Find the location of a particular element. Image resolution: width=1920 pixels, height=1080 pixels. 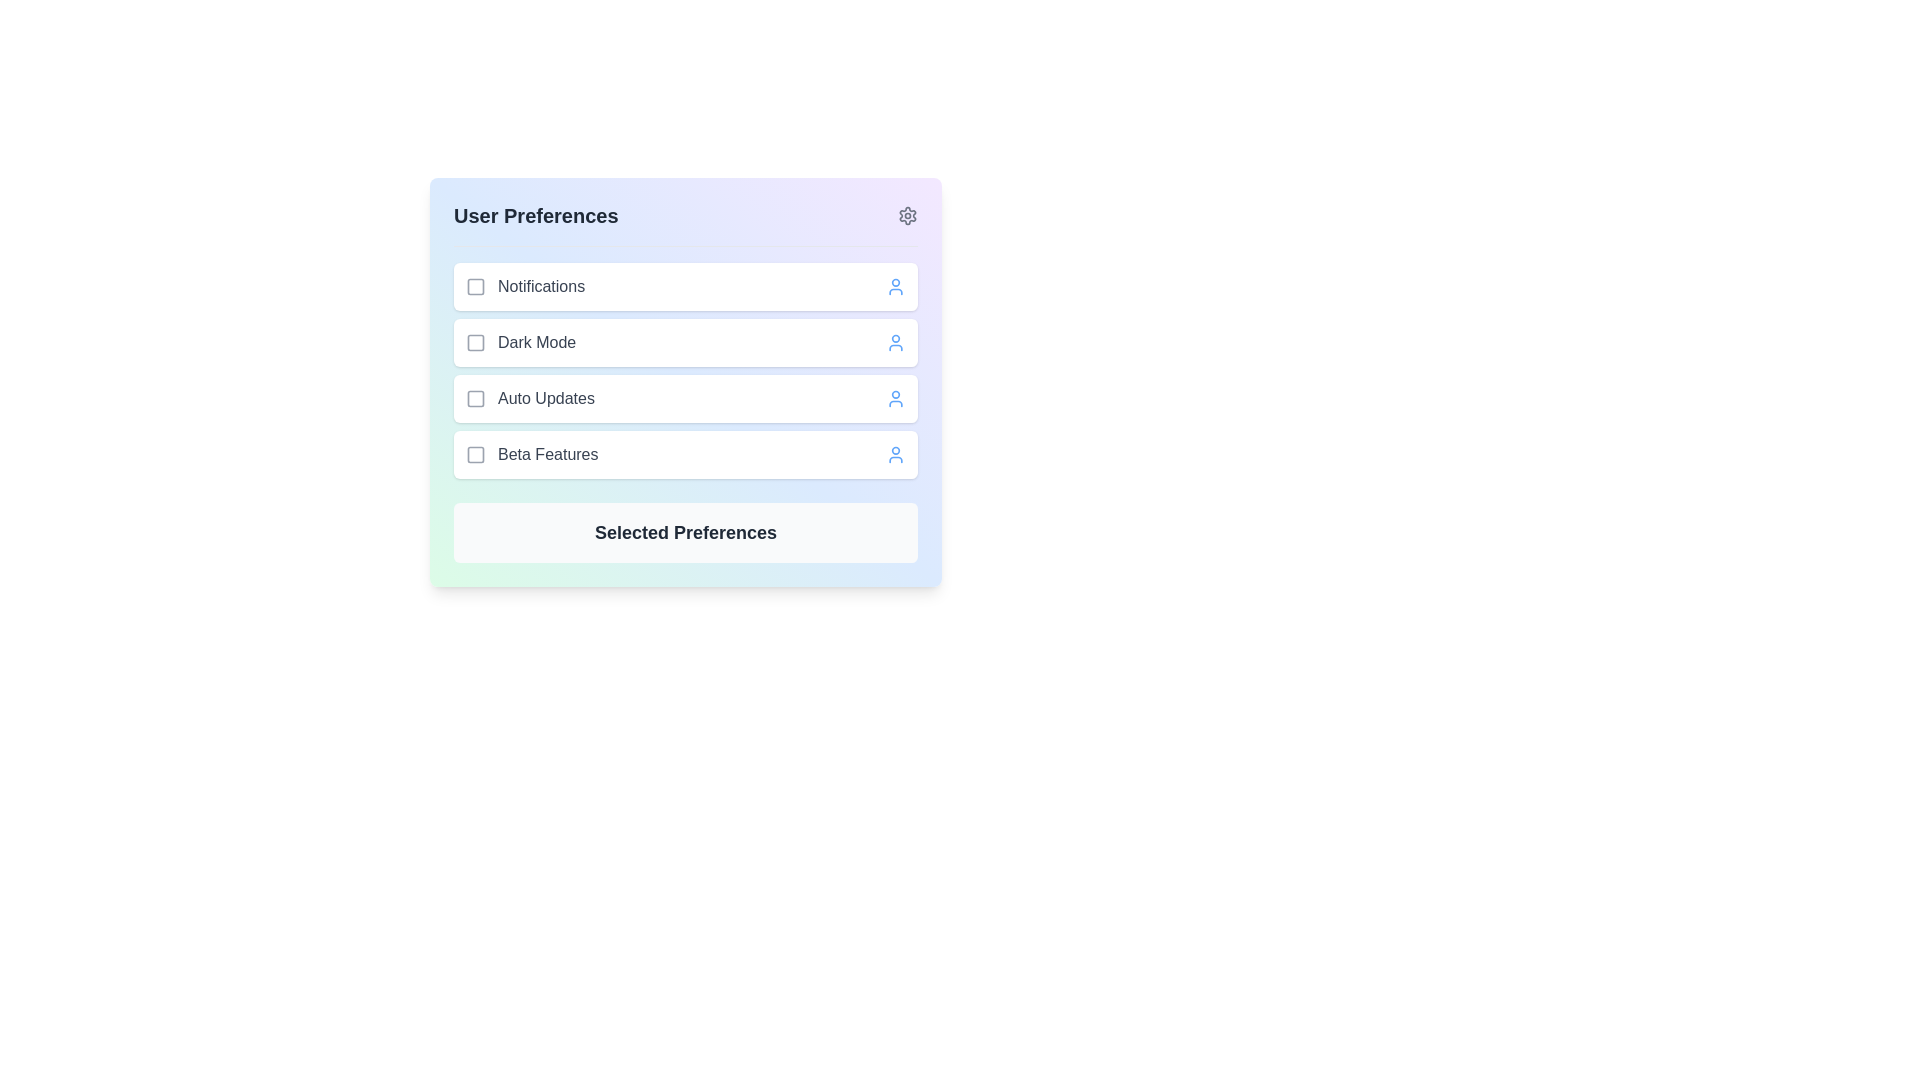

the checkbox associated with the 'Auto Updates' preference, which is the third option in the 'User Preferences' card is located at coordinates (530, 398).